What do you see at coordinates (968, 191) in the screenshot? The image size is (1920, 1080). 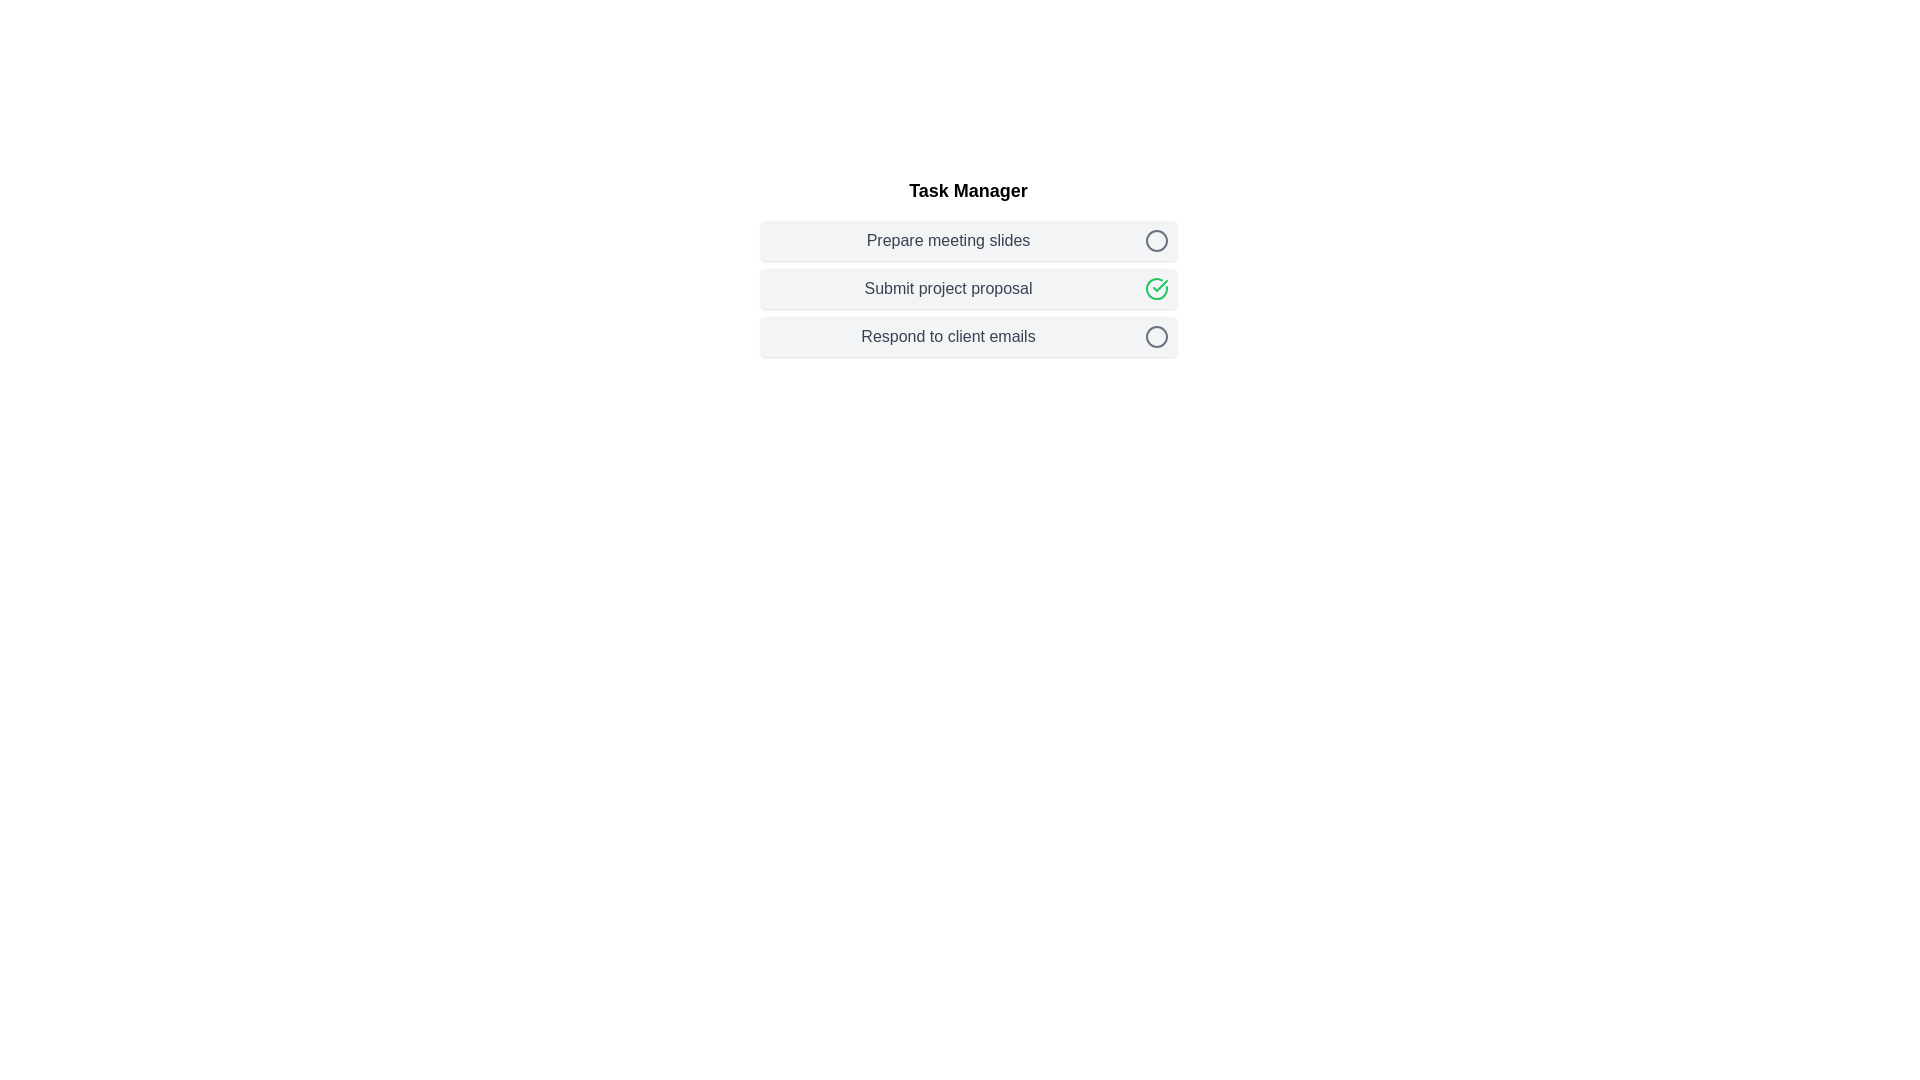 I see `the bold text heading labeled 'Task Manager' which is positioned at the top of the task list interface` at bounding box center [968, 191].